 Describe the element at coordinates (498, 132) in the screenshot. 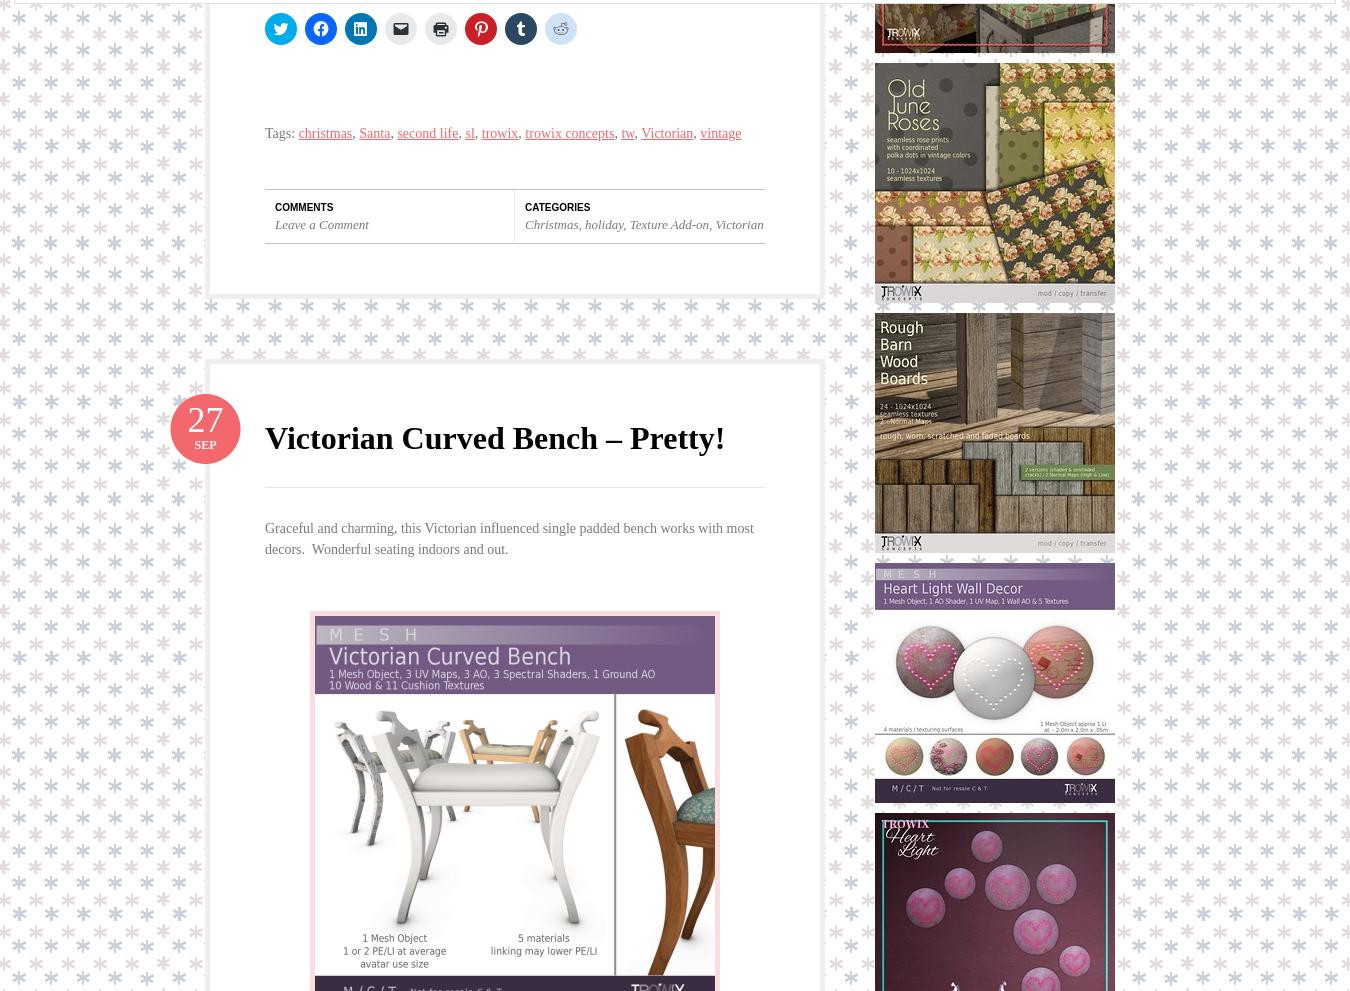

I see `'trowix'` at that location.